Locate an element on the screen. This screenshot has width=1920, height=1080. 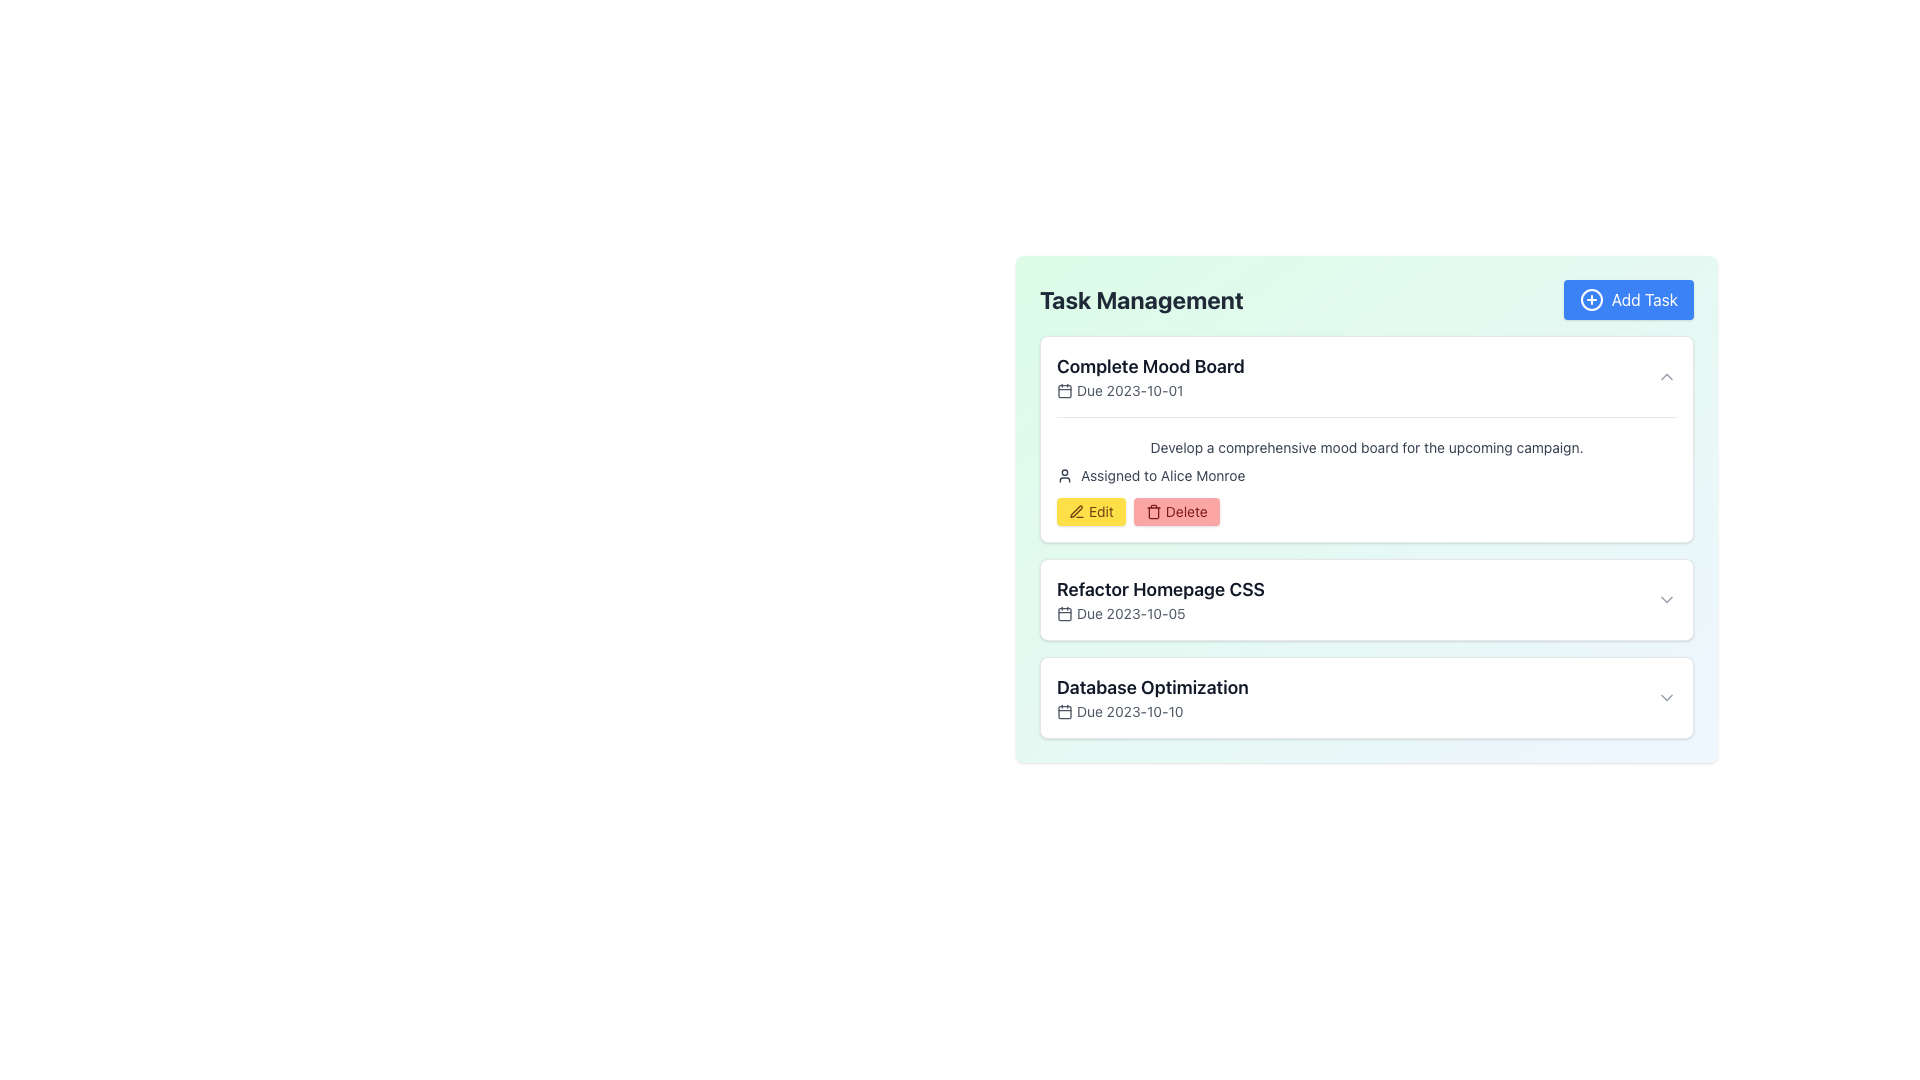
the icon button located in the upper-right corner of the 'Complete Mood Board' task card is located at coordinates (1666, 377).